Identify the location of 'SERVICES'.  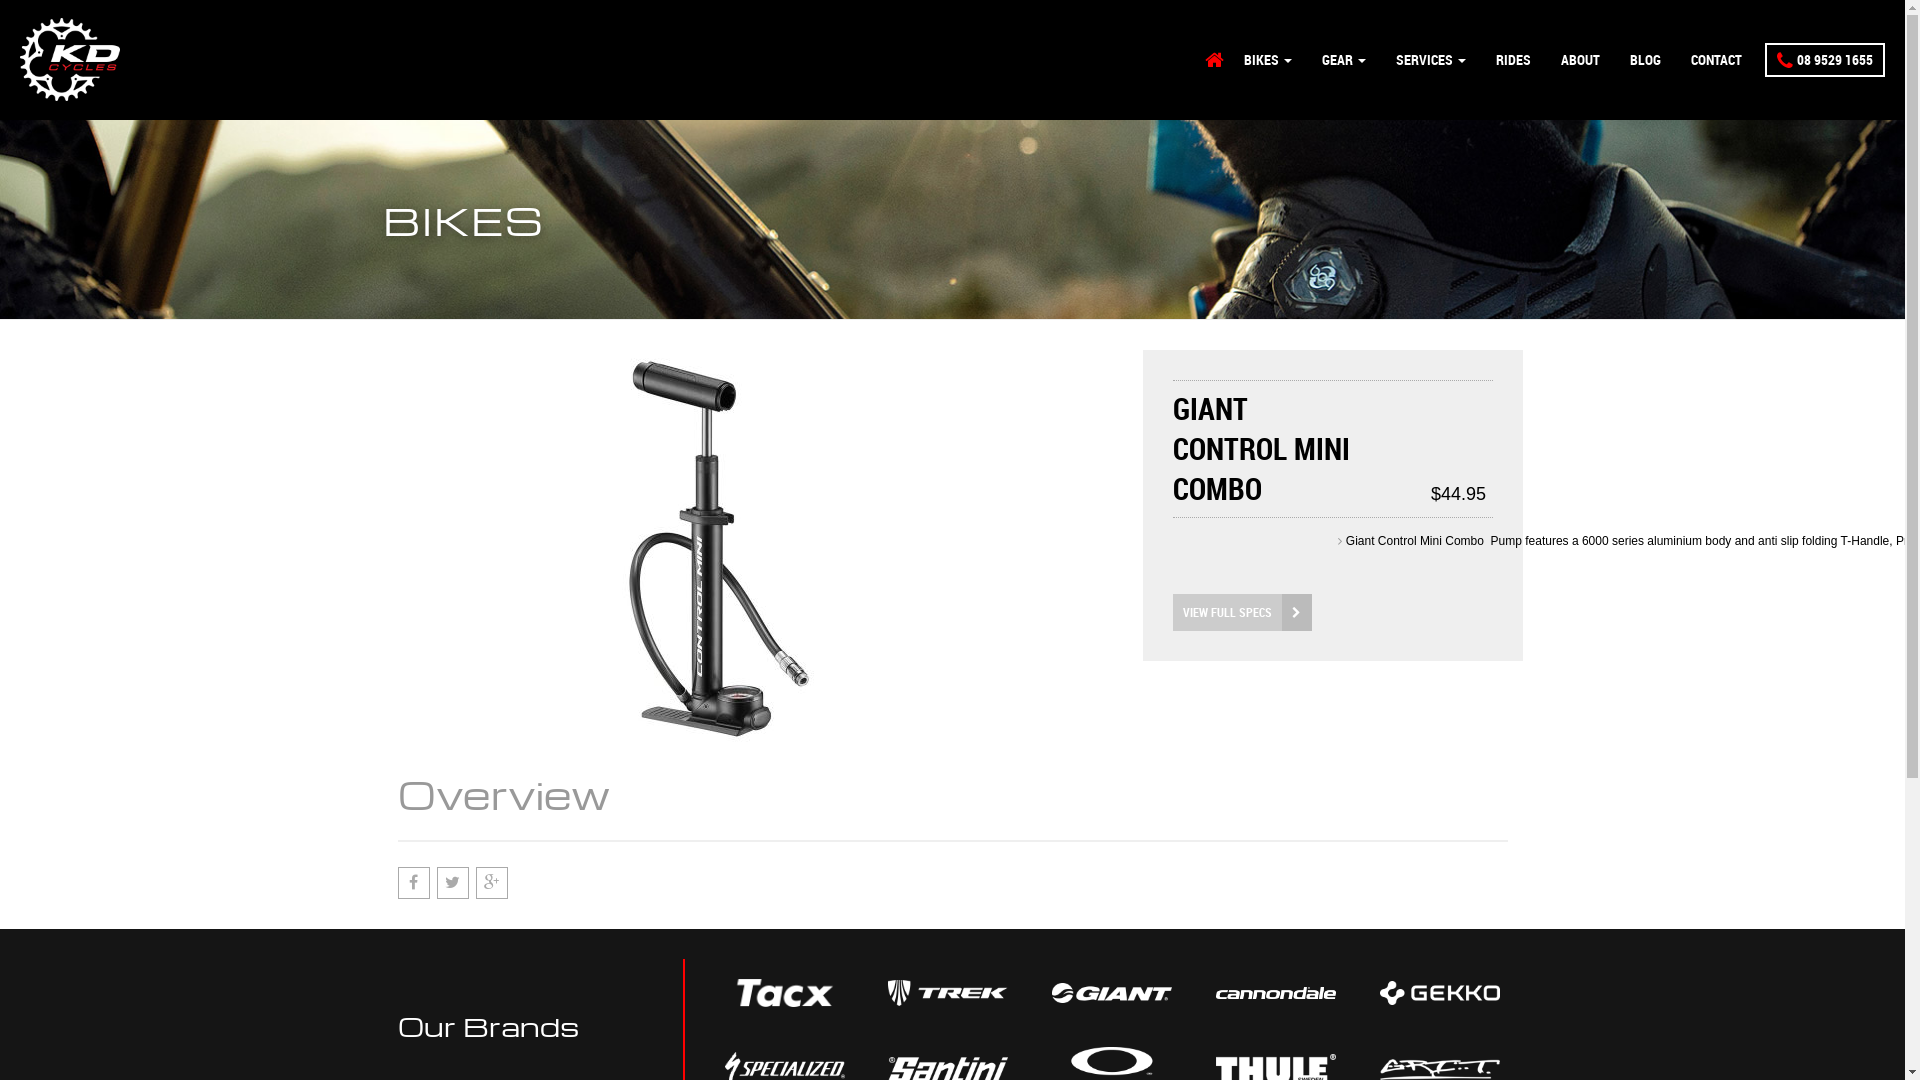
(1429, 59).